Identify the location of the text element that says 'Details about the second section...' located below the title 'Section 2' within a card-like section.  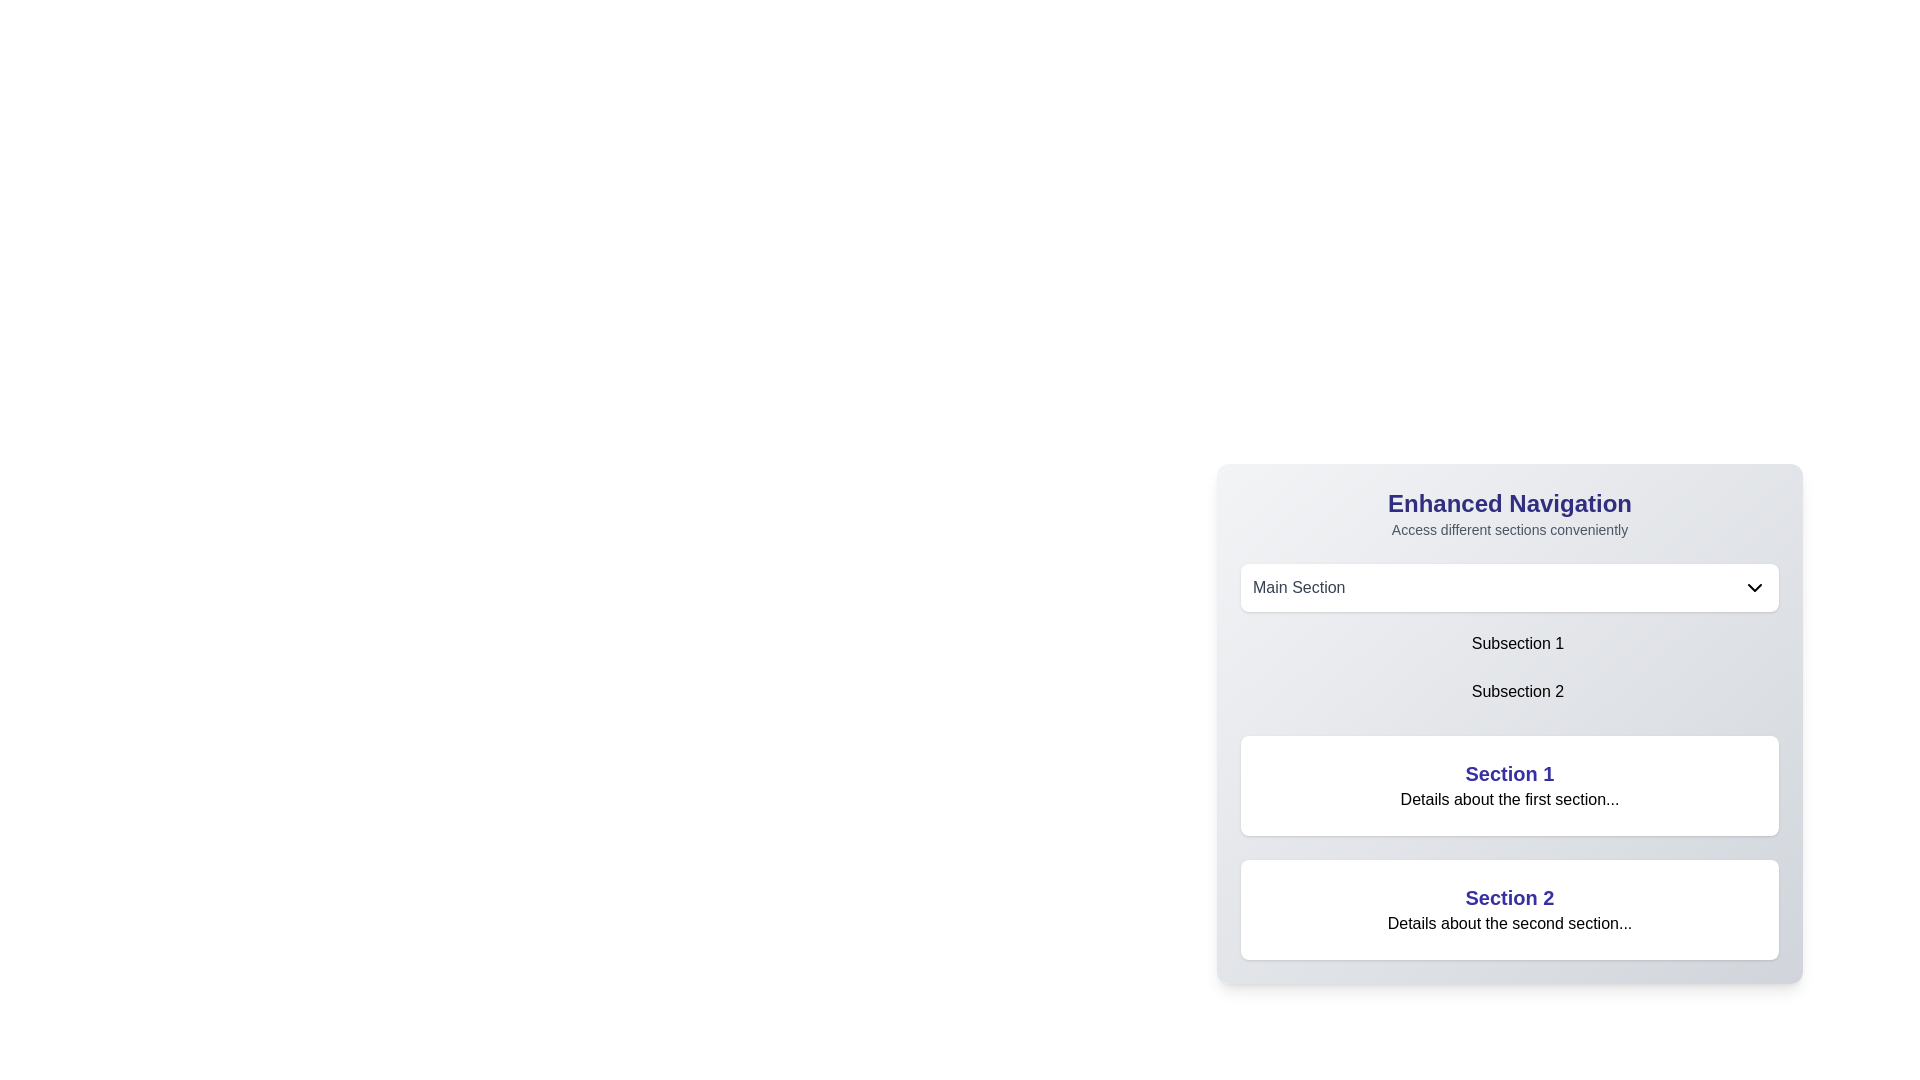
(1510, 924).